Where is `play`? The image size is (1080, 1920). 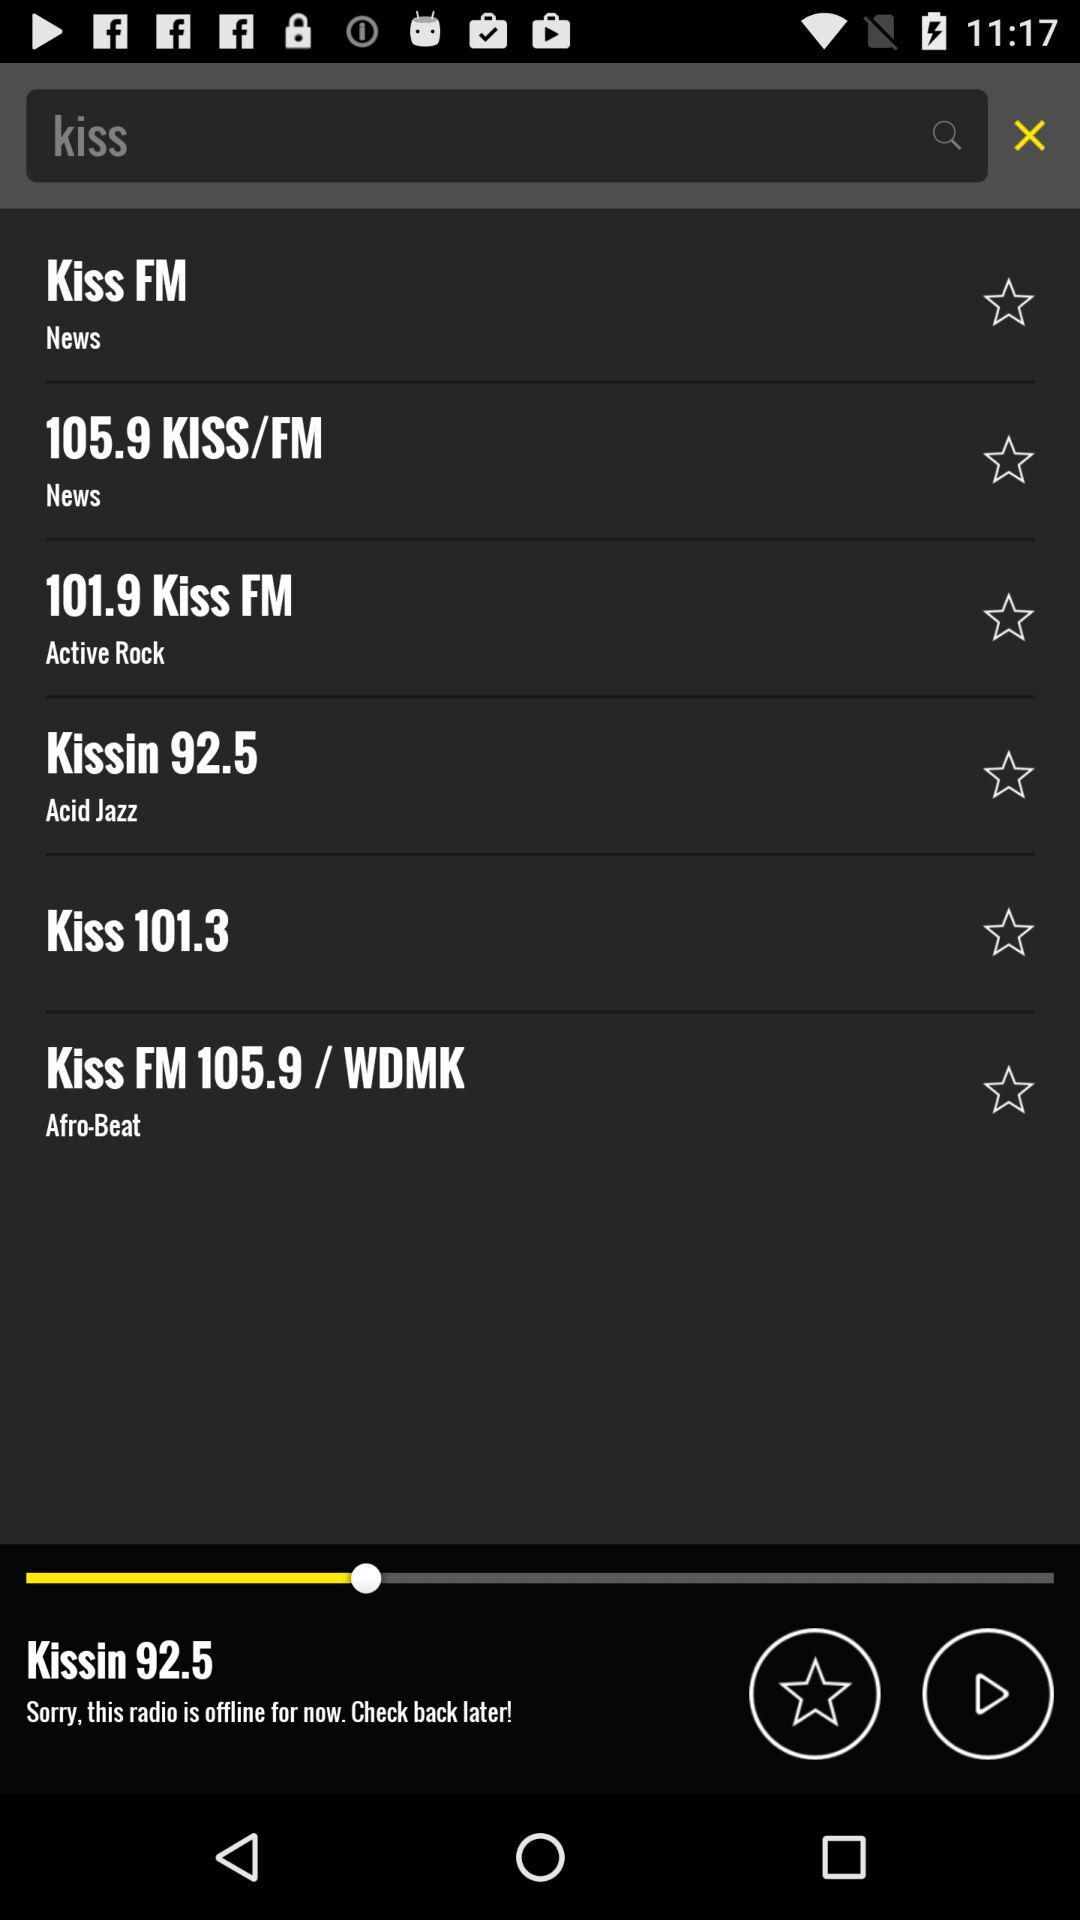
play is located at coordinates (987, 1692).